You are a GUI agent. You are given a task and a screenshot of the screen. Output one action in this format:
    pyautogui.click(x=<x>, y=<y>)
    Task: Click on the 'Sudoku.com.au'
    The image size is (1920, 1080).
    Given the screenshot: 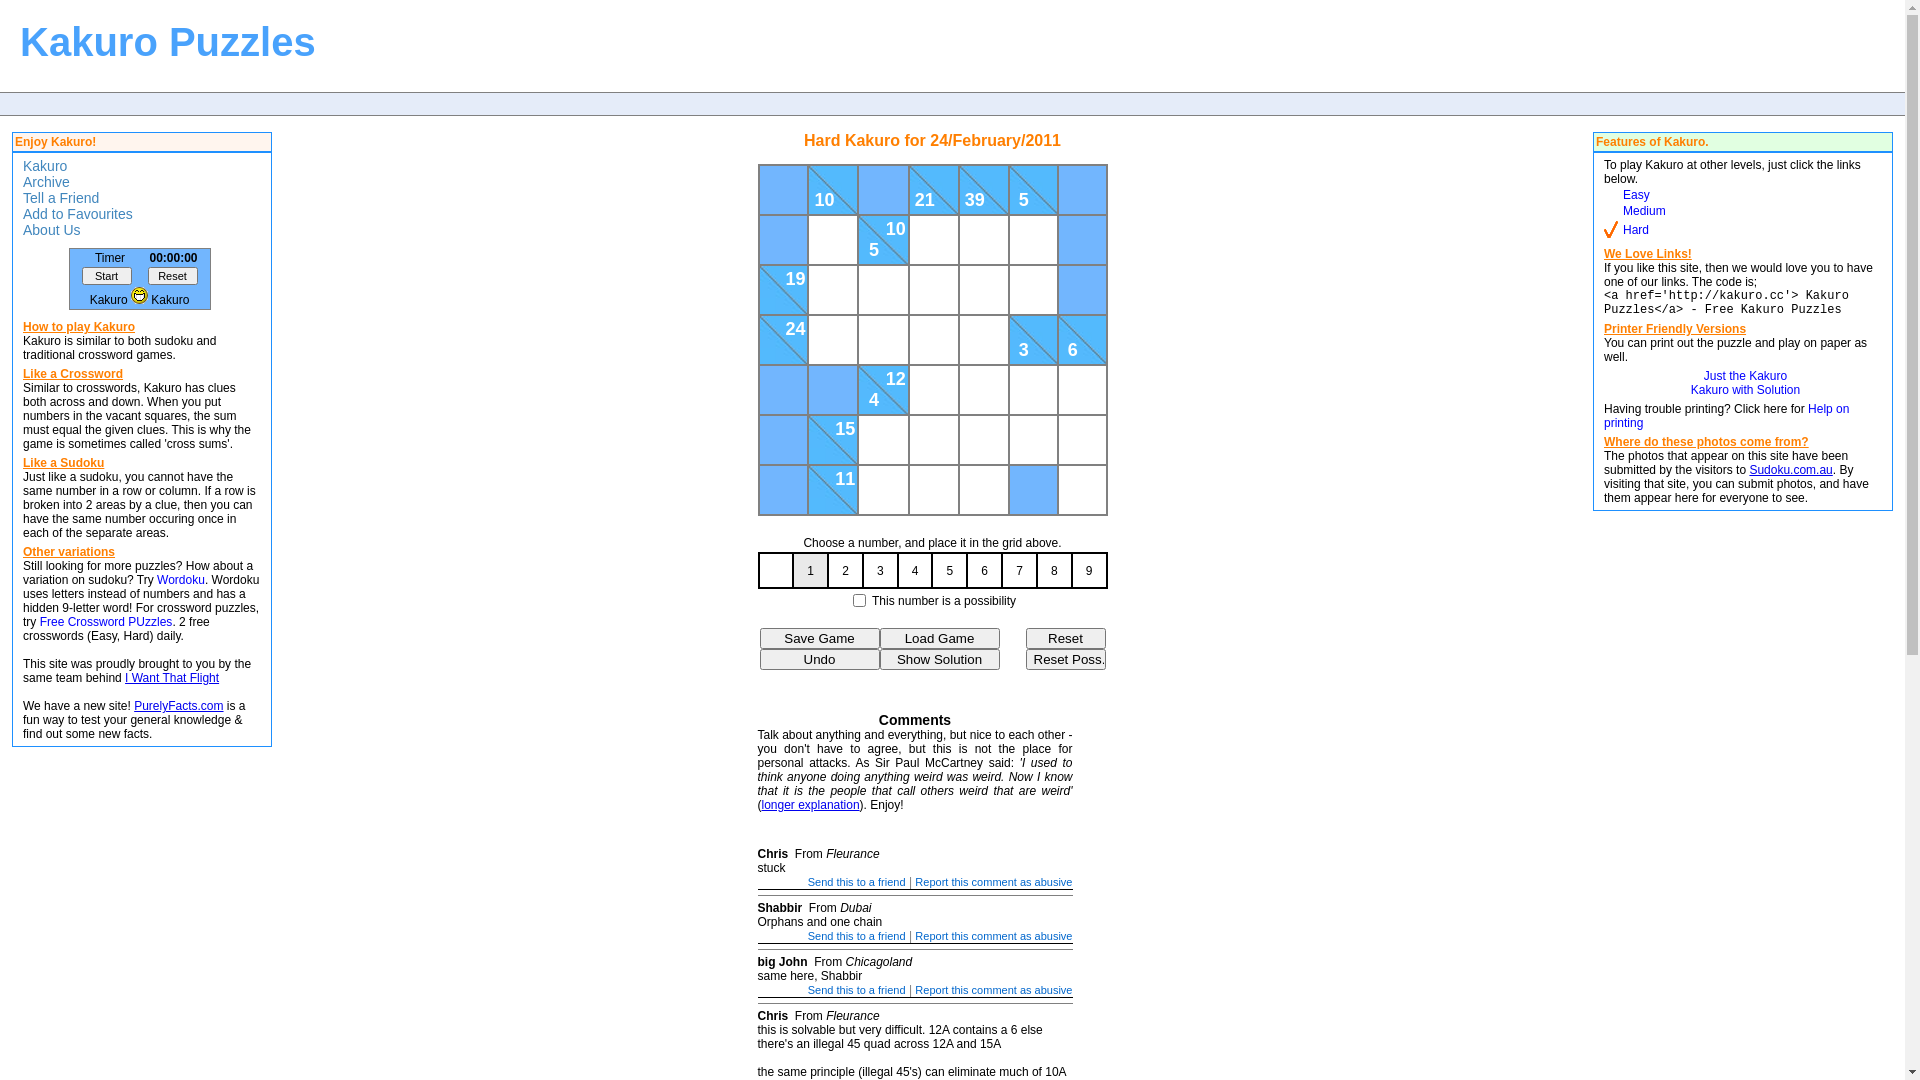 What is the action you would take?
    pyautogui.click(x=1790, y=470)
    